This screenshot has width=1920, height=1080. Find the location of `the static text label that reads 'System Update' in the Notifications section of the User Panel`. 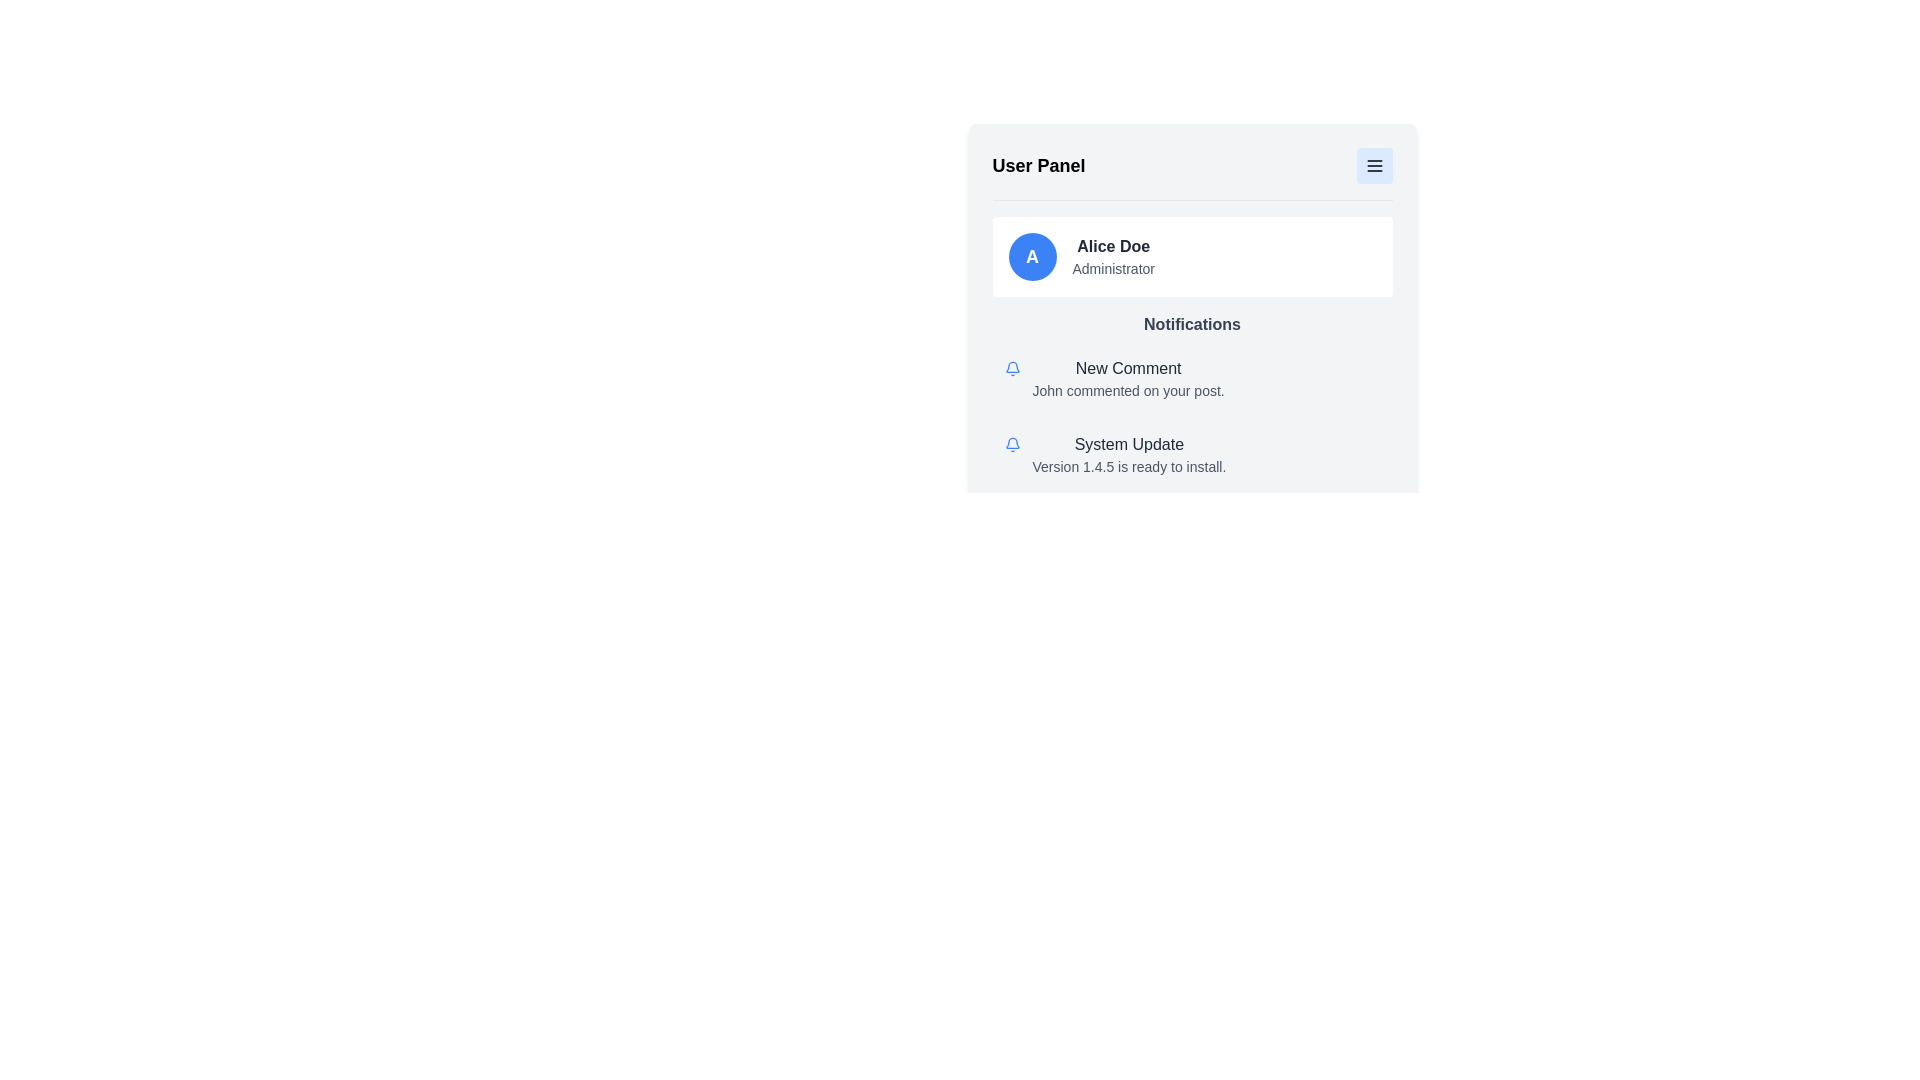

the static text label that reads 'System Update' in the Notifications section of the User Panel is located at coordinates (1129, 443).